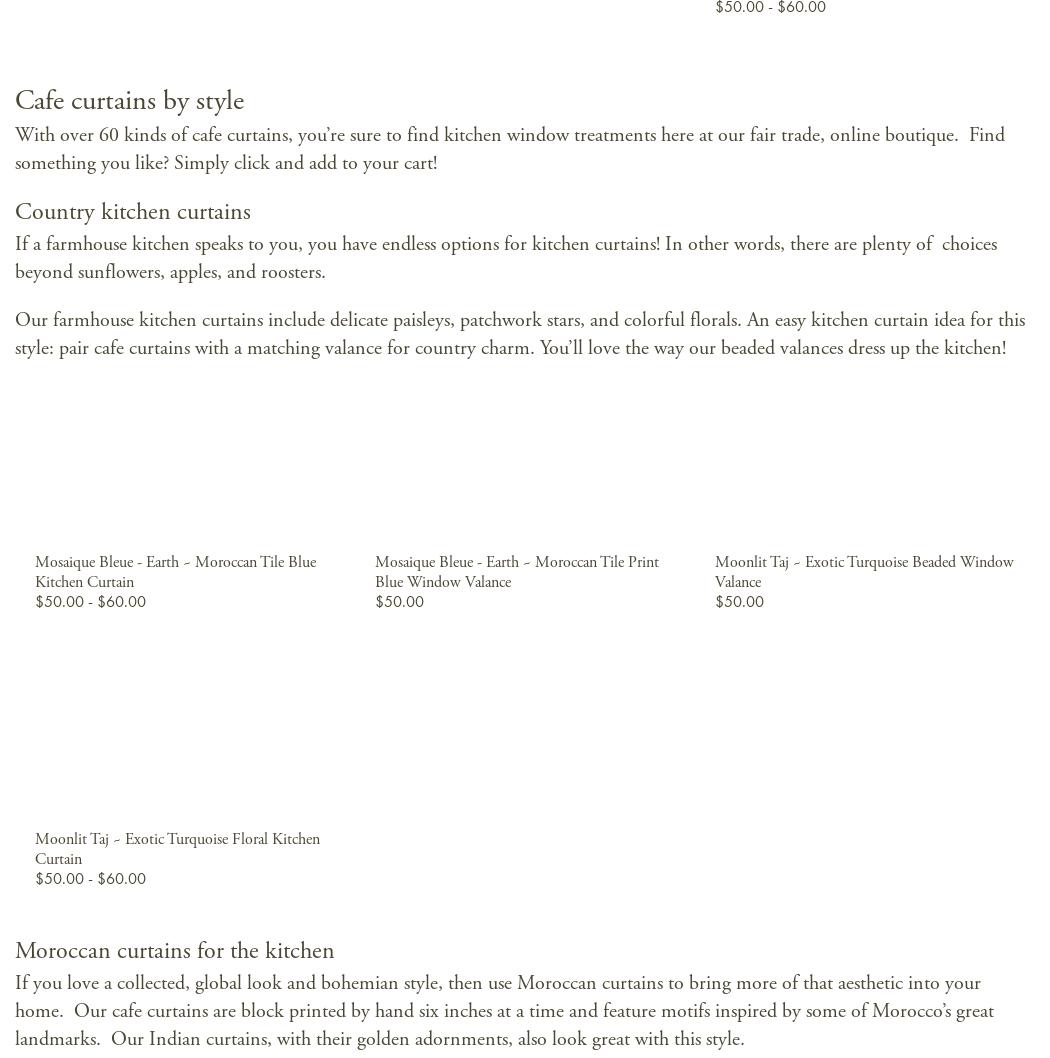 The width and height of the screenshot is (1050, 1058). Describe the element at coordinates (508, 148) in the screenshot. I see `'With over 60 kinds of cafe curtains, you’re sure to find kitchen window treatments here at our fair trade, online boutique.  Find something you like? Simply click and add to your cart!'` at that location.